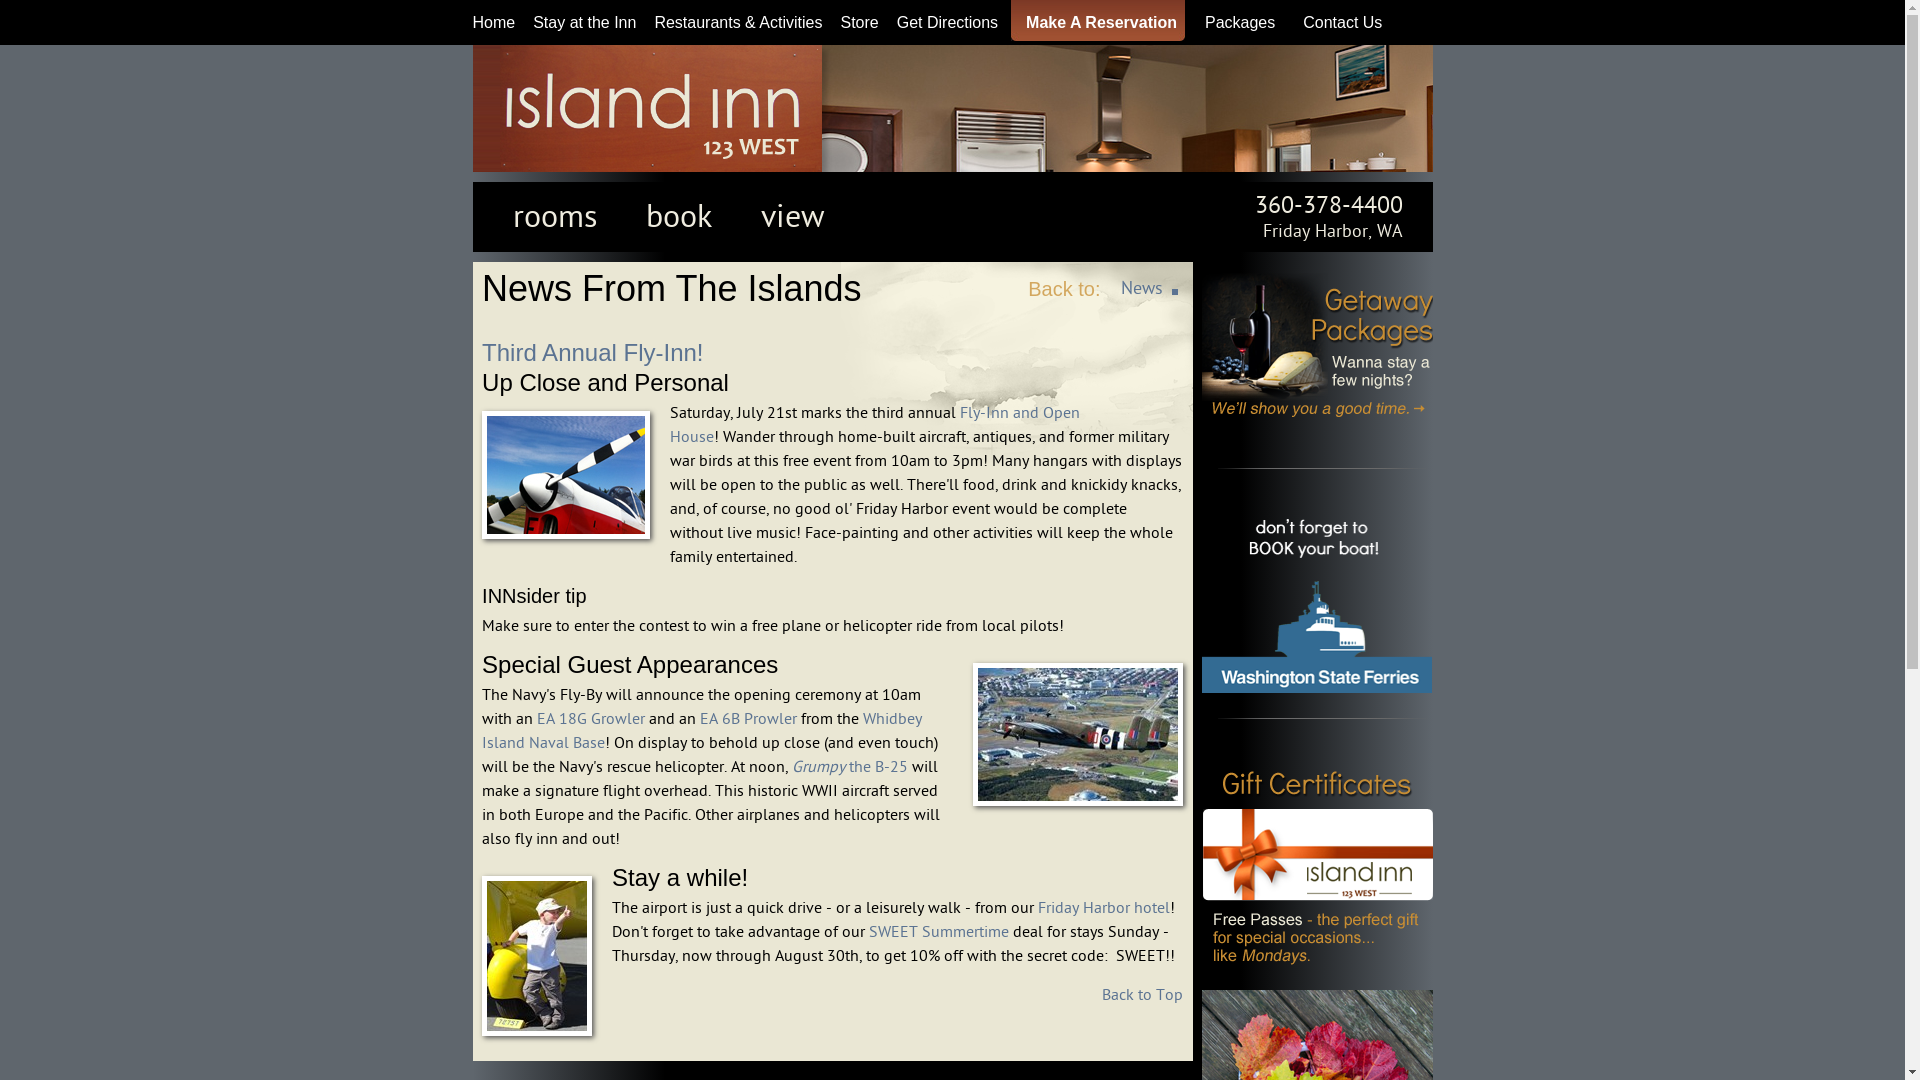 The image size is (1920, 1080). I want to click on 'Contact Us', so click(1337, 22).